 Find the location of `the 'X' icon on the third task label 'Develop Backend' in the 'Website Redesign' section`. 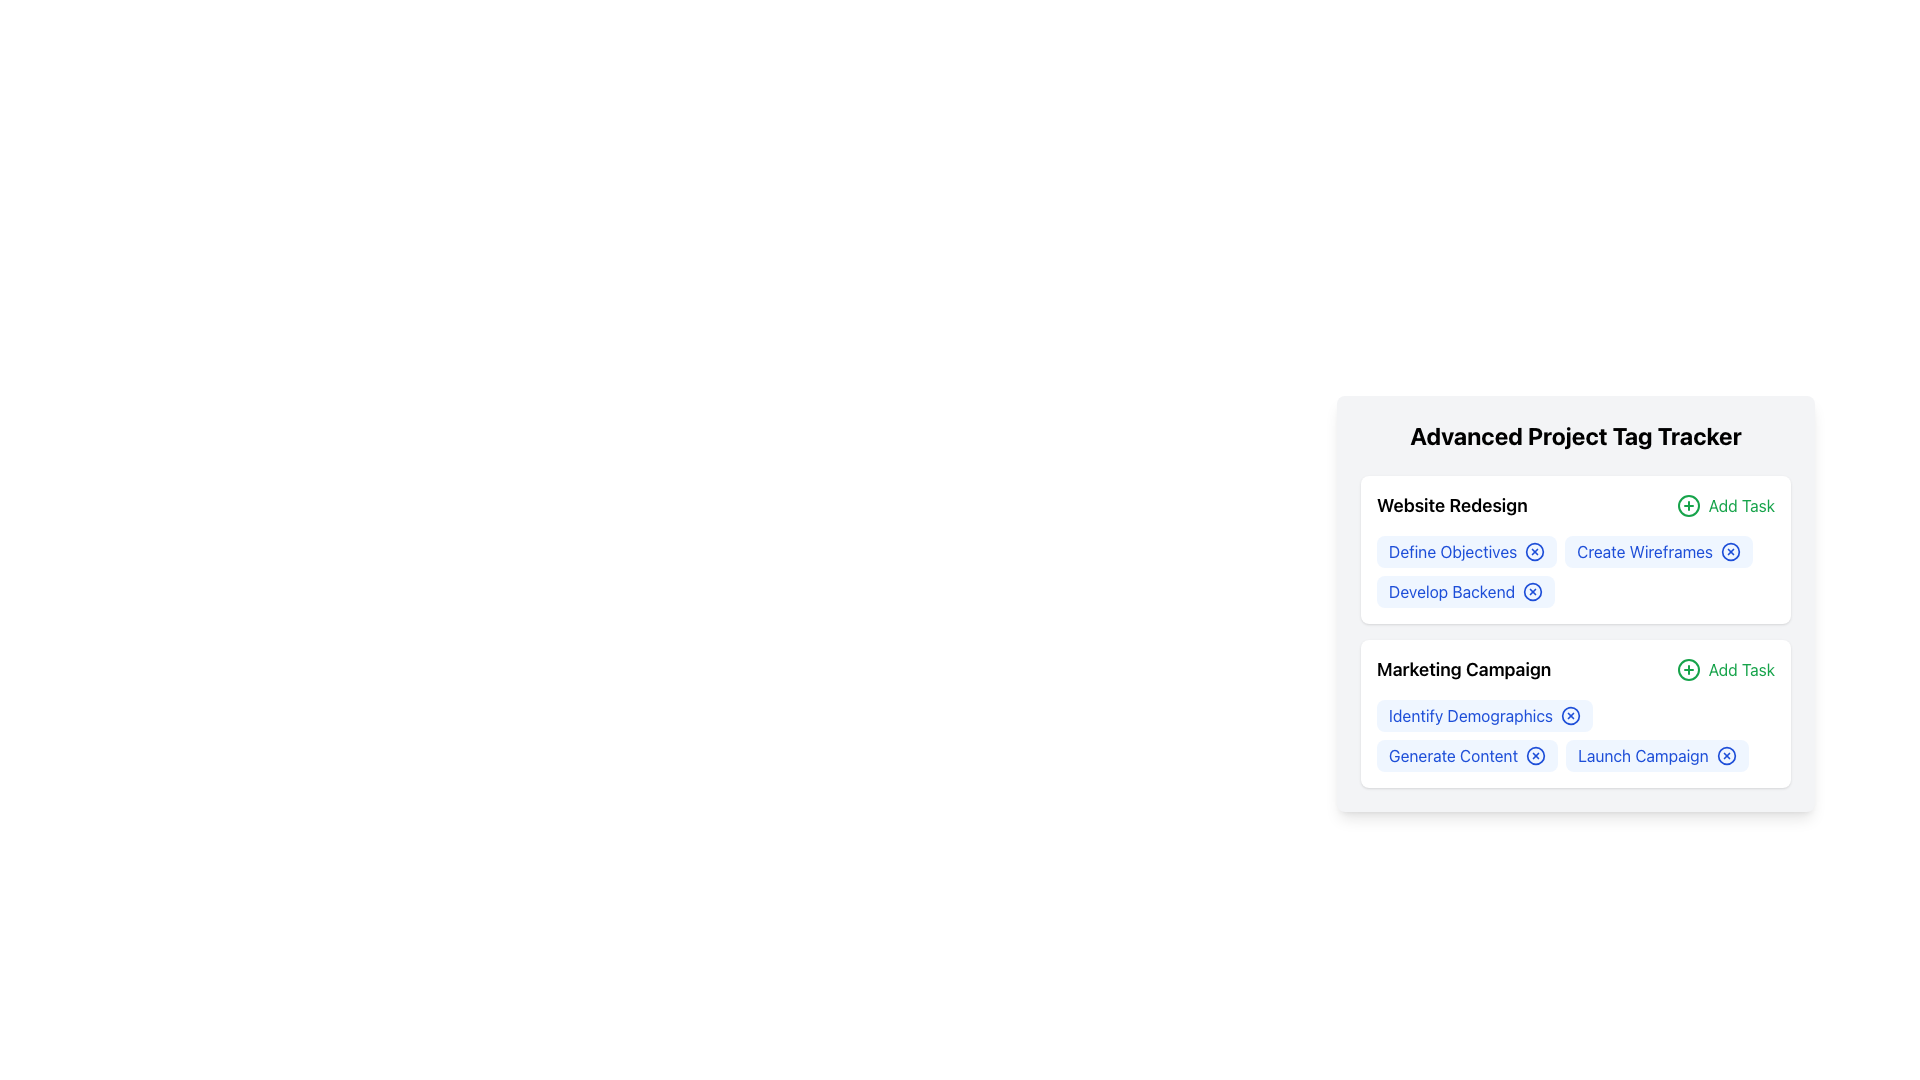

the 'X' icon on the third task label 'Develop Backend' in the 'Website Redesign' section is located at coordinates (1466, 590).